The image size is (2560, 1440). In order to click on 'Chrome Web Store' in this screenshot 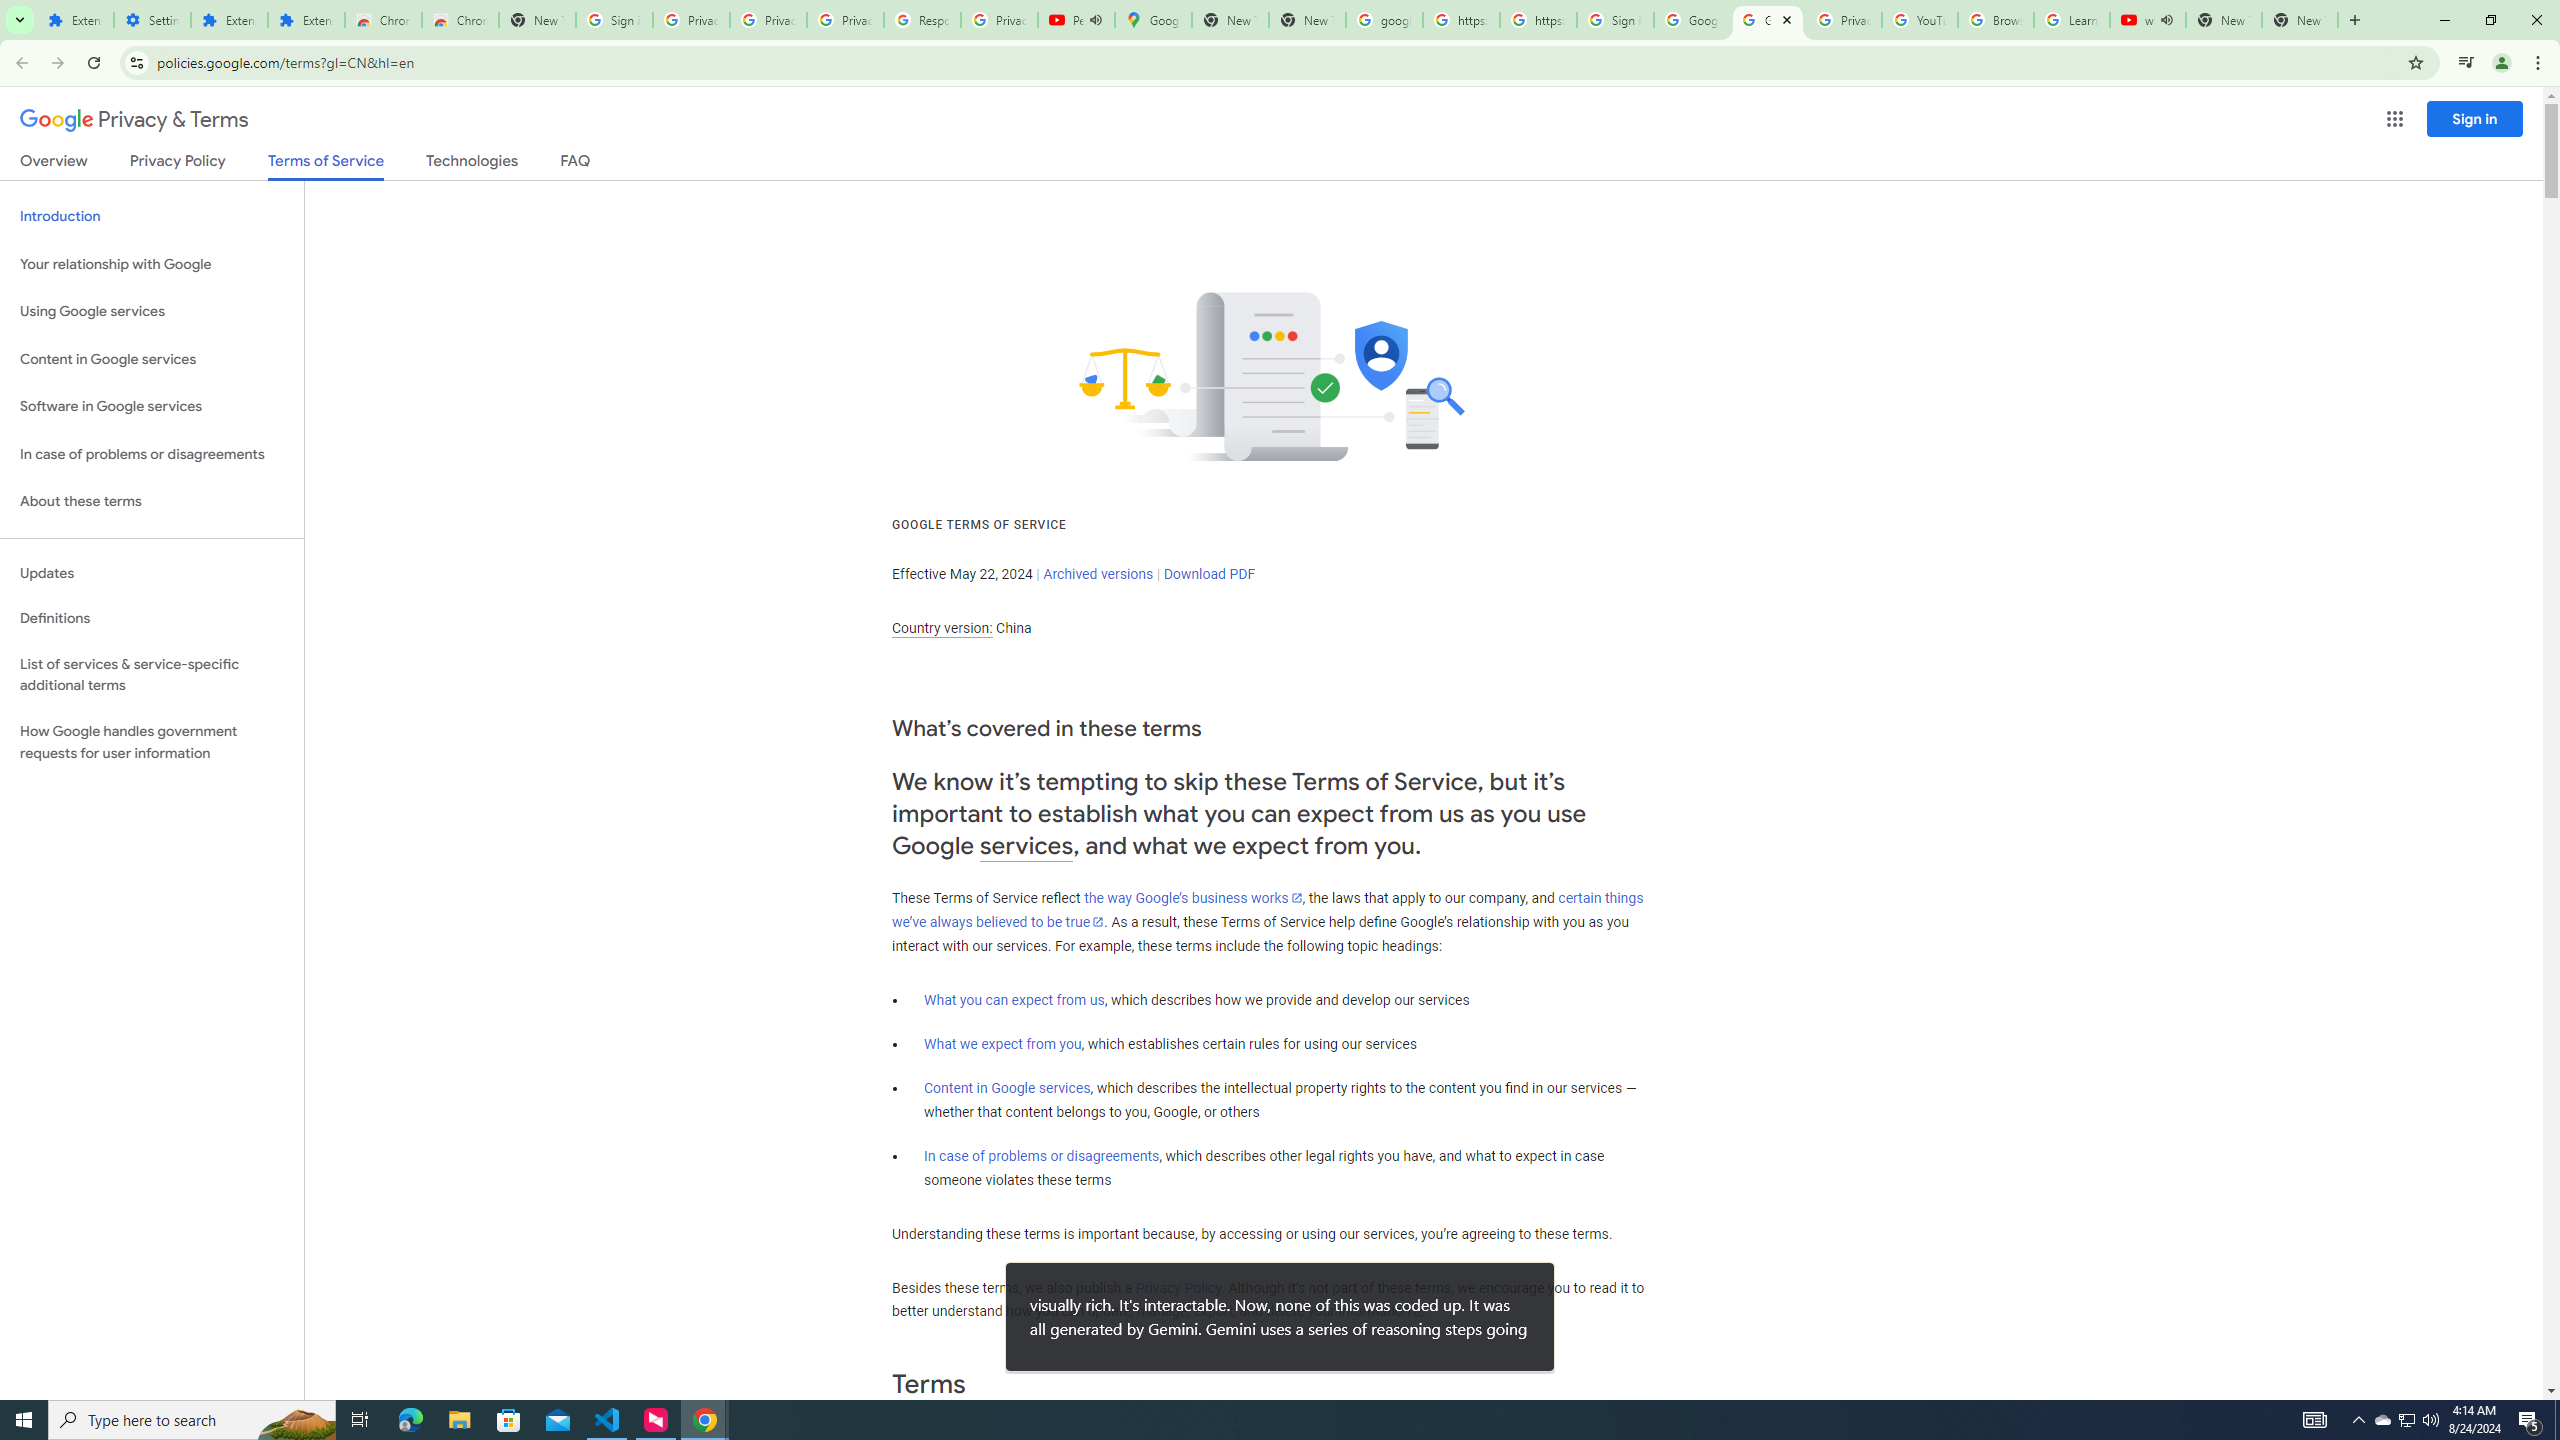, I will do `click(382, 19)`.